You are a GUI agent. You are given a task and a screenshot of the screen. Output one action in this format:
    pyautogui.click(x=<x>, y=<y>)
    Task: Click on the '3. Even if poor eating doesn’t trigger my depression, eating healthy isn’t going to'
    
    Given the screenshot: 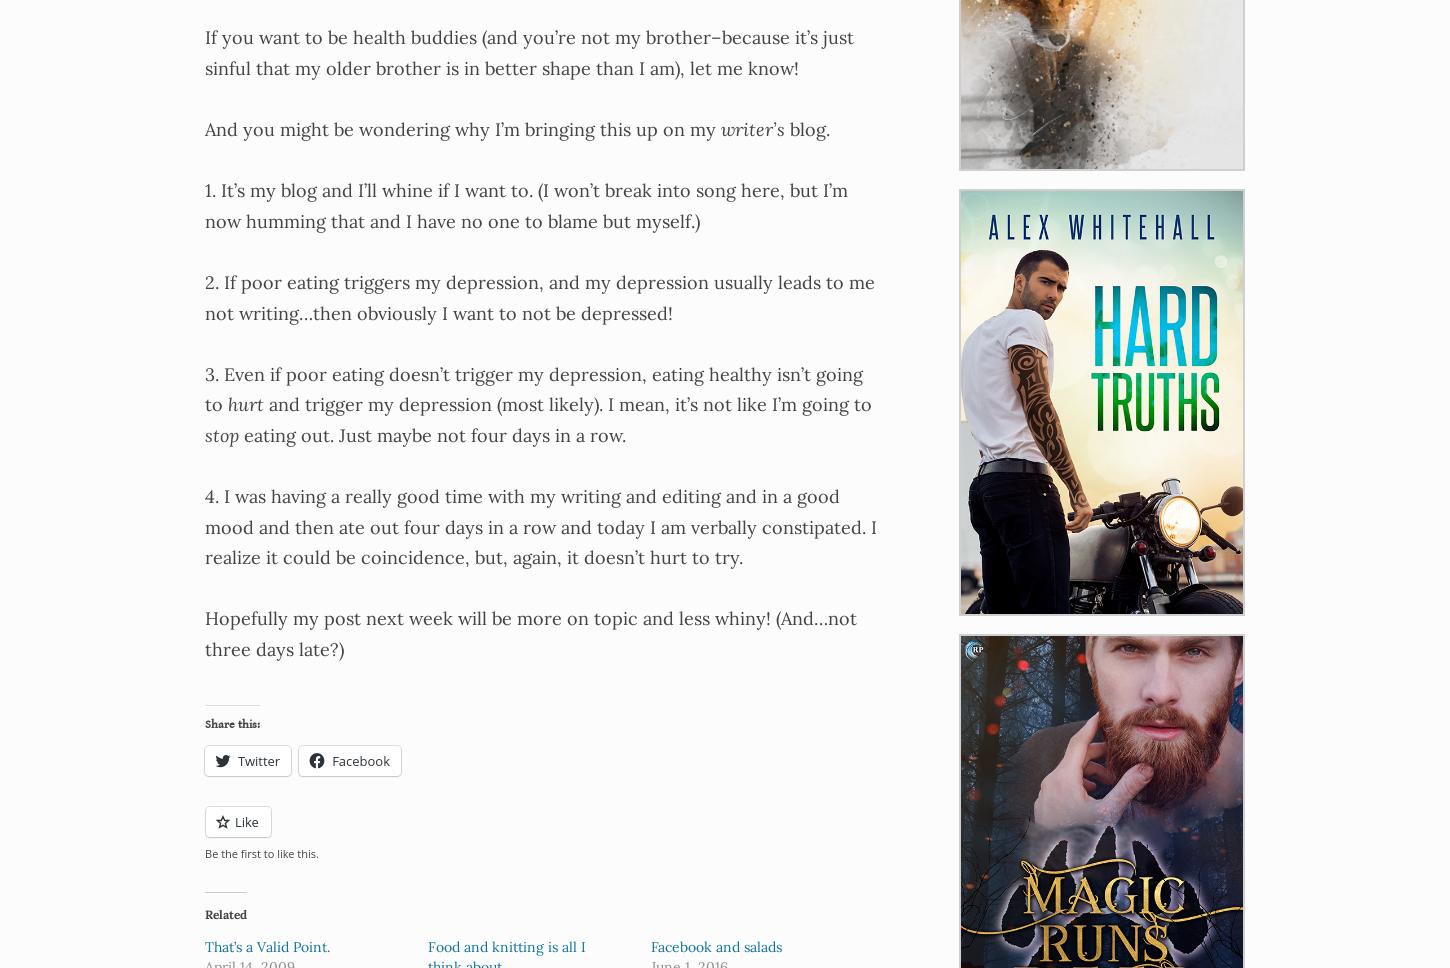 What is the action you would take?
    pyautogui.click(x=534, y=388)
    